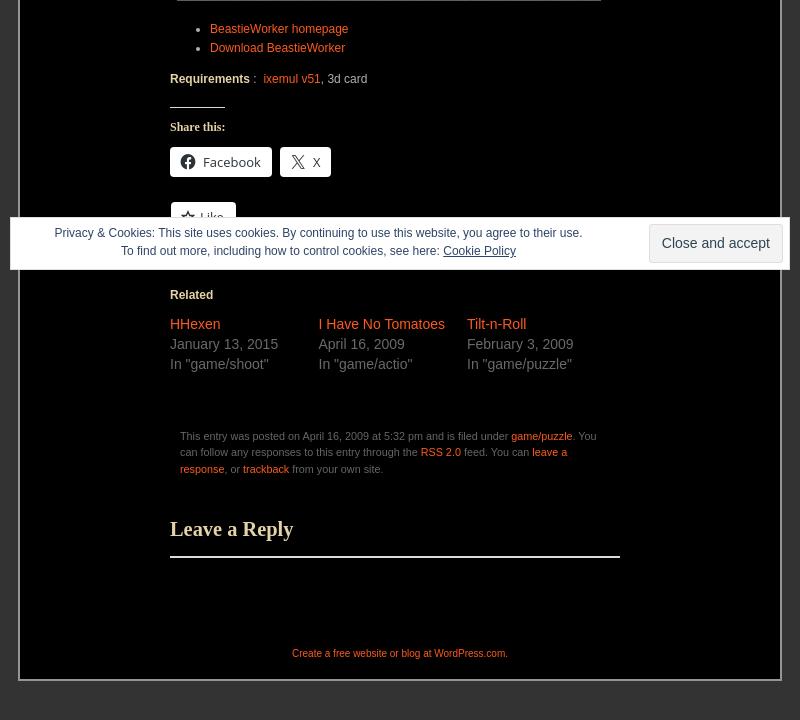 This screenshot has height=720, width=800. What do you see at coordinates (255, 77) in the screenshot?
I see `':'` at bounding box center [255, 77].